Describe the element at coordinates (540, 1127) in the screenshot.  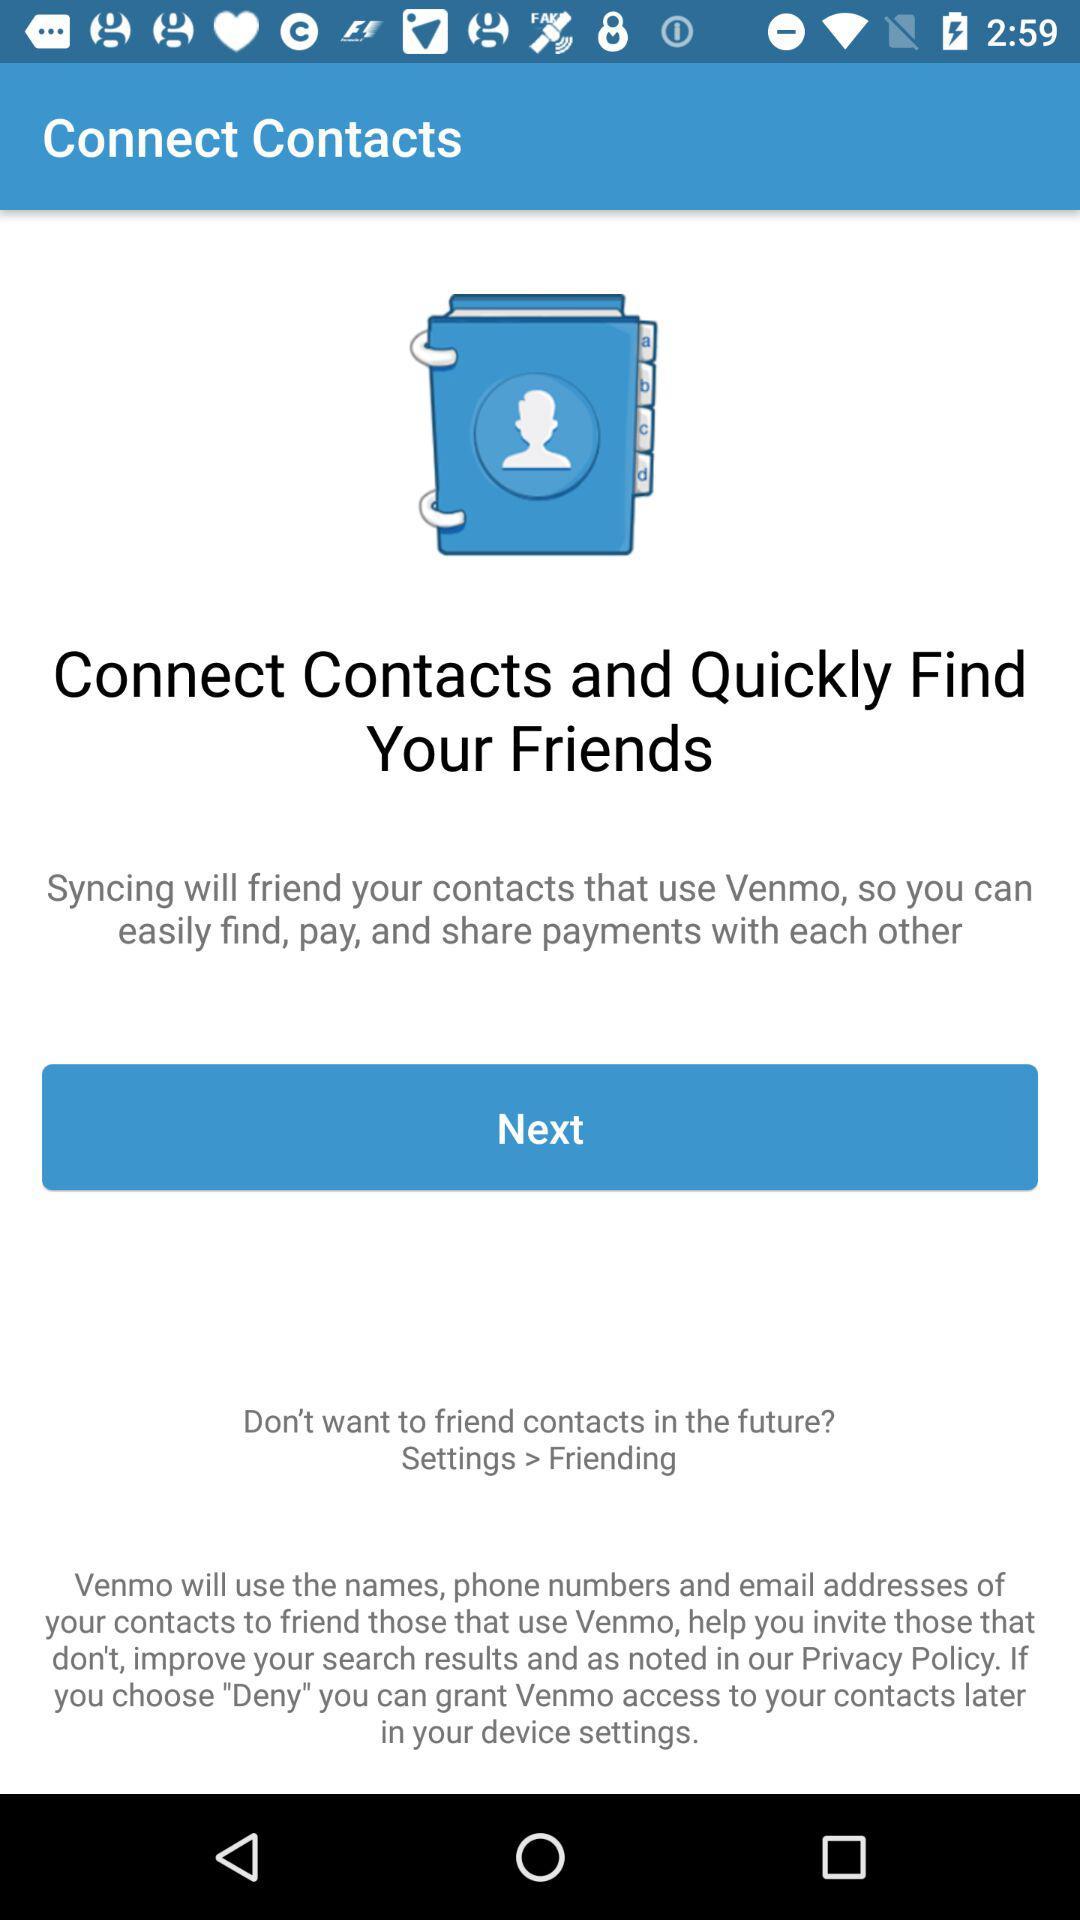
I see `item below syncing will friend icon` at that location.